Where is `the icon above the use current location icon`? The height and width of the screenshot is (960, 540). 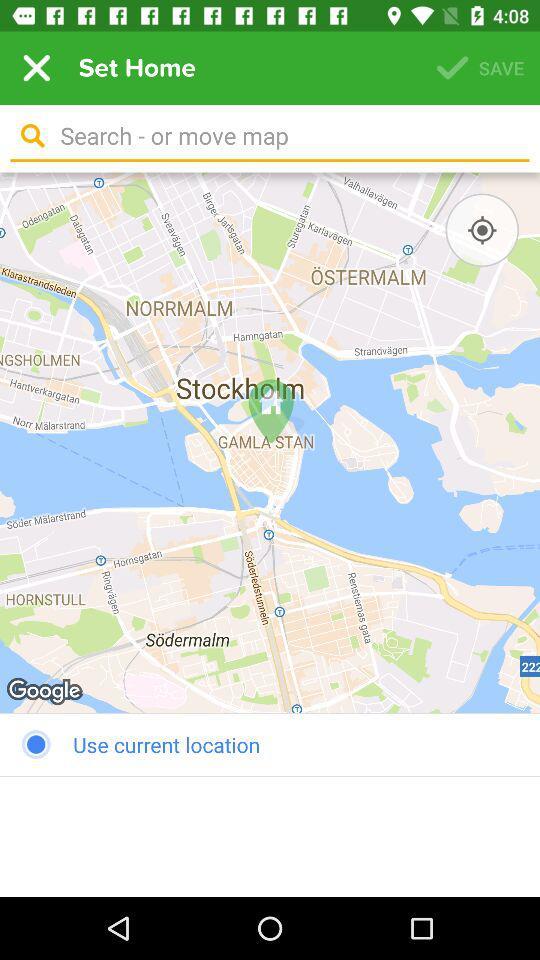
the icon above the use current location icon is located at coordinates (481, 230).